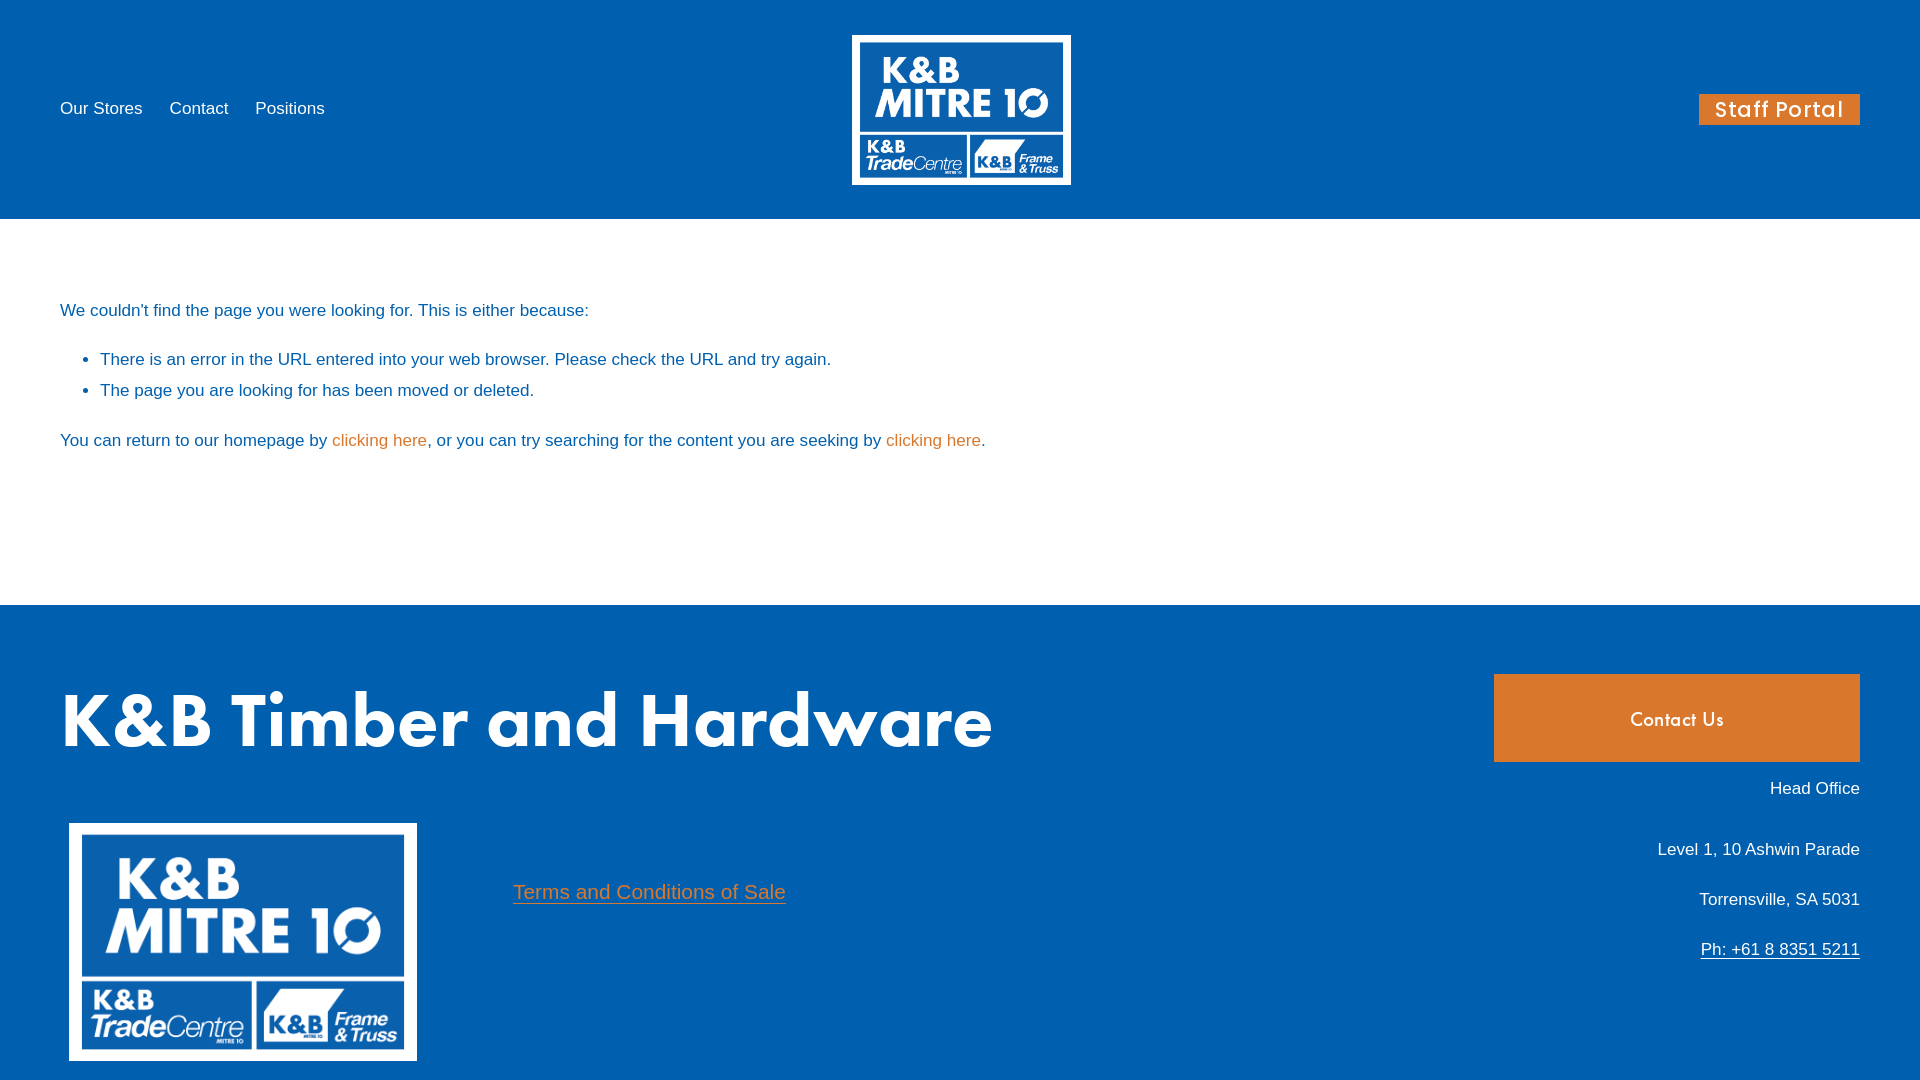  Describe the element at coordinates (1676, 716) in the screenshot. I see `'Contact Us'` at that location.